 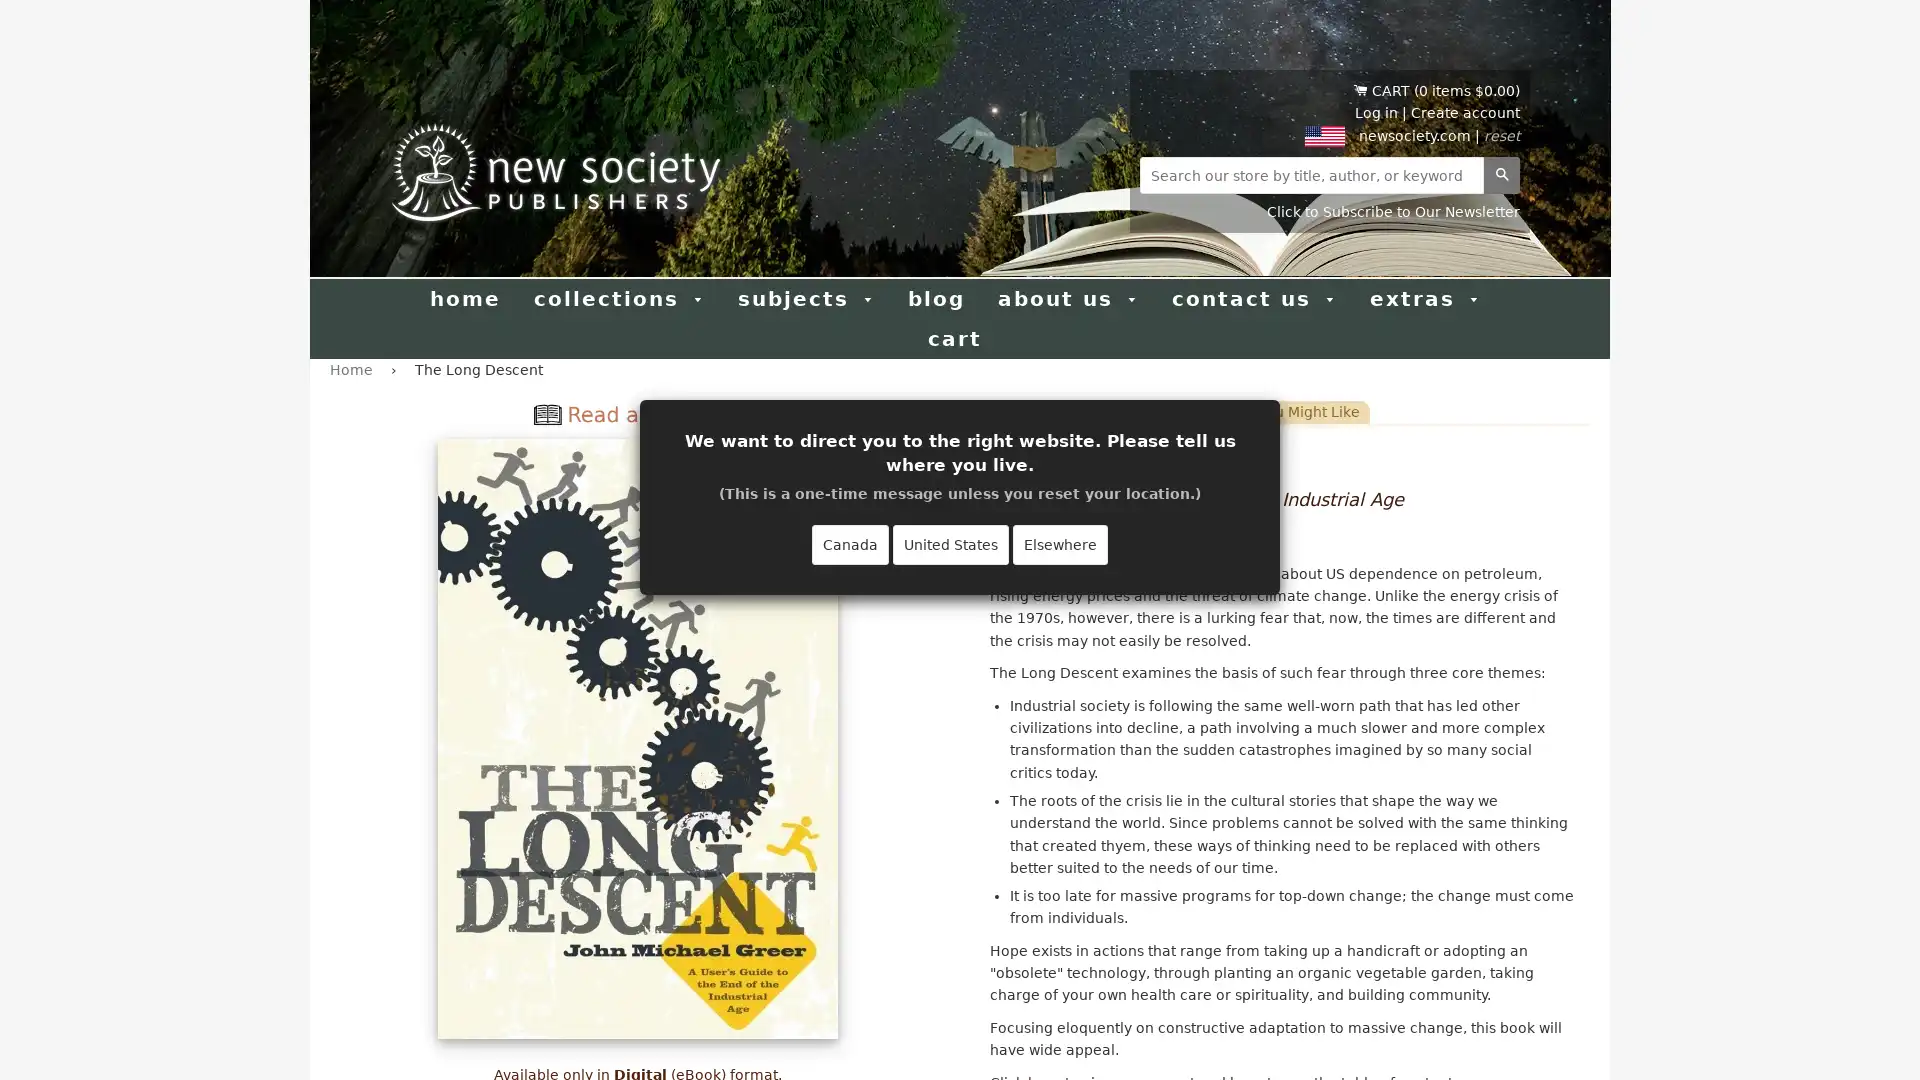 What do you see at coordinates (850, 544) in the screenshot?
I see `Canada` at bounding box center [850, 544].